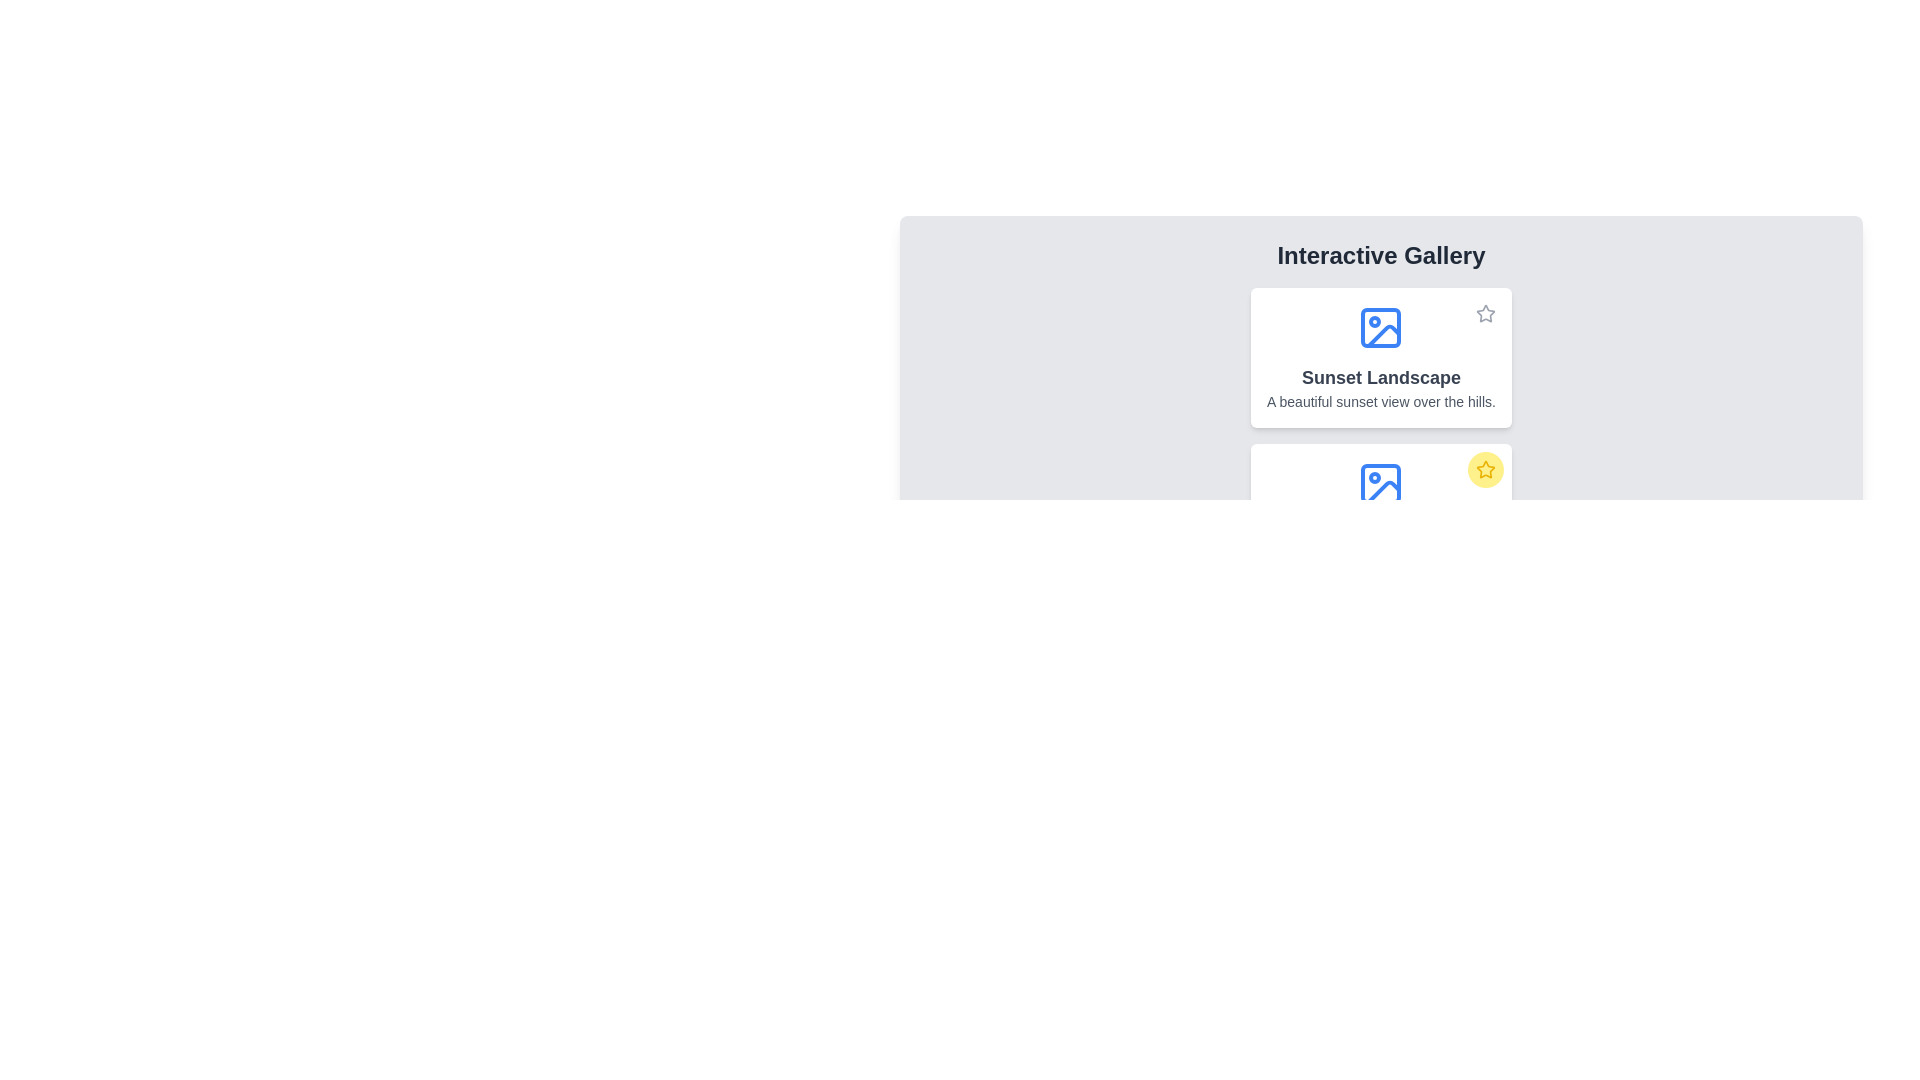 The image size is (1920, 1080). I want to click on the 'favorite' icon in the upper-right corner of the card, so click(1485, 470).